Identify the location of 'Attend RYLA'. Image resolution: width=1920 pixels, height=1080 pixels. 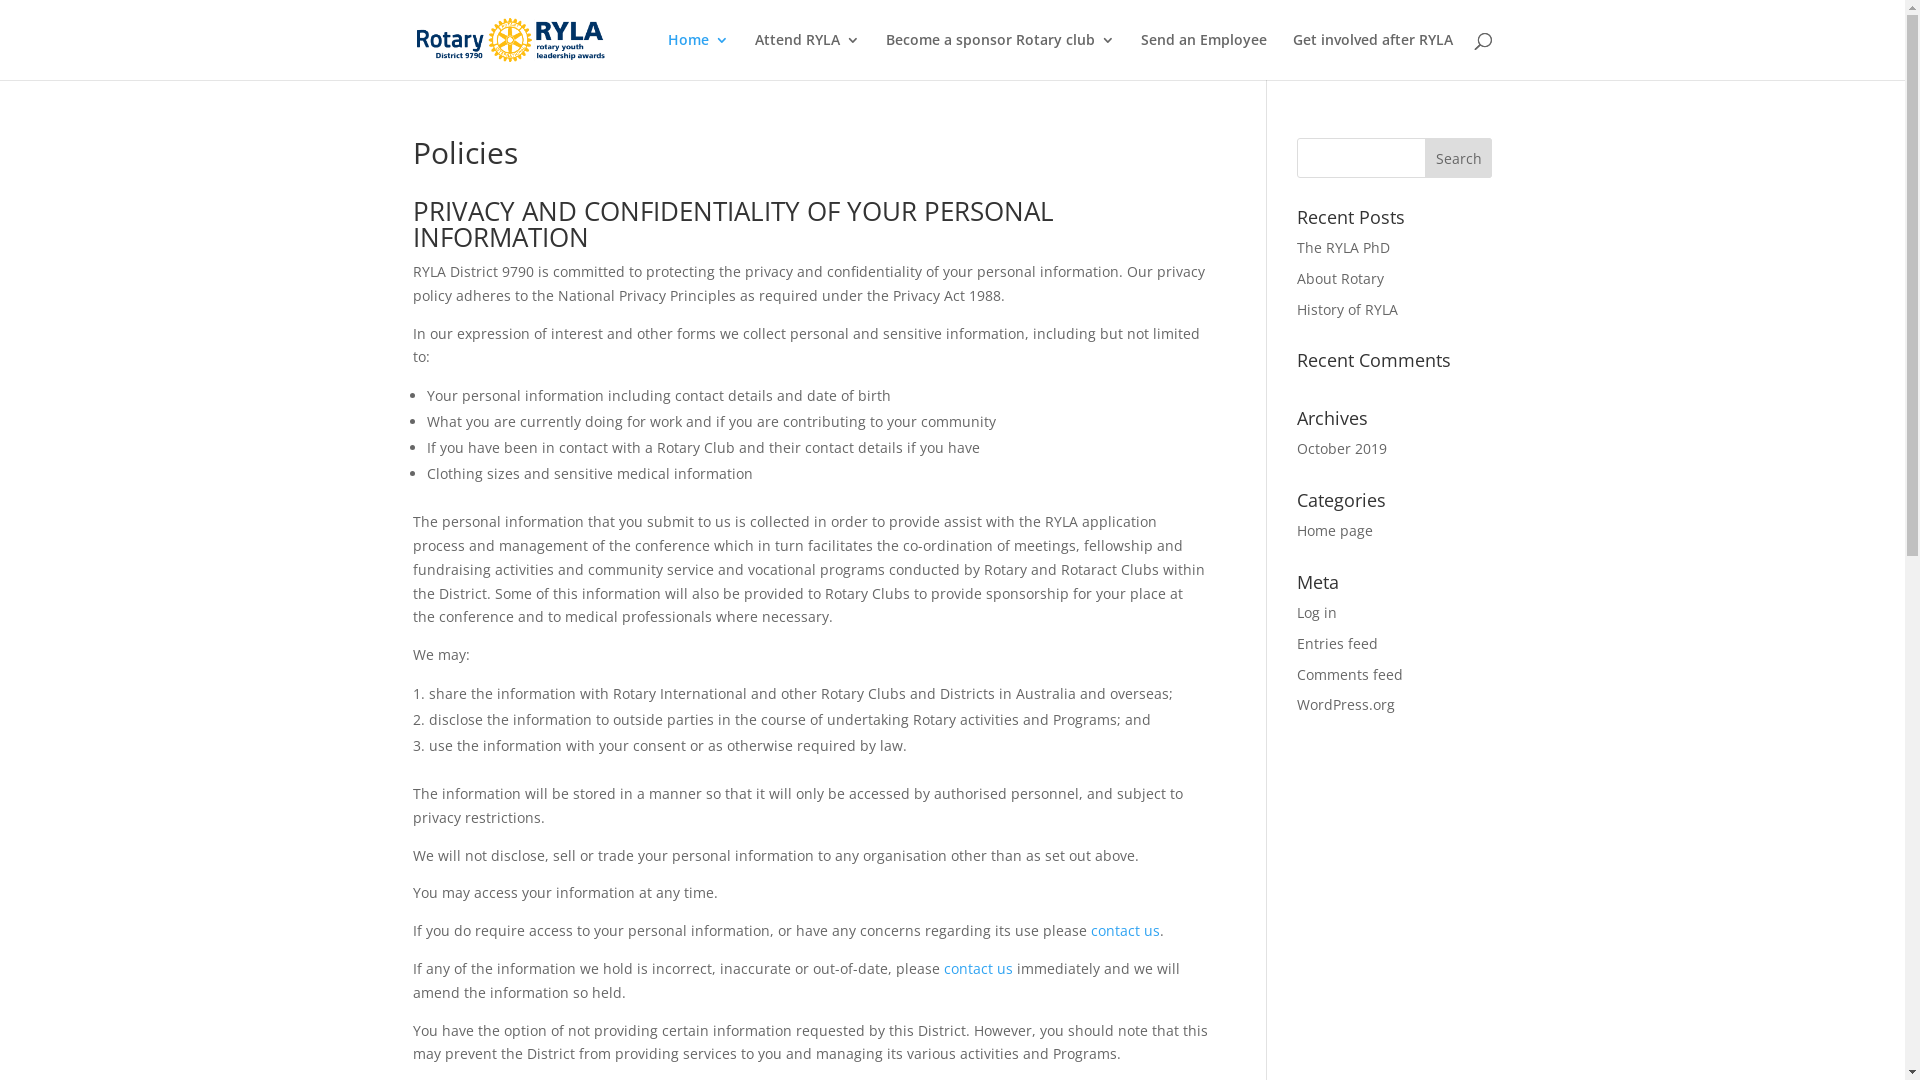
(806, 55).